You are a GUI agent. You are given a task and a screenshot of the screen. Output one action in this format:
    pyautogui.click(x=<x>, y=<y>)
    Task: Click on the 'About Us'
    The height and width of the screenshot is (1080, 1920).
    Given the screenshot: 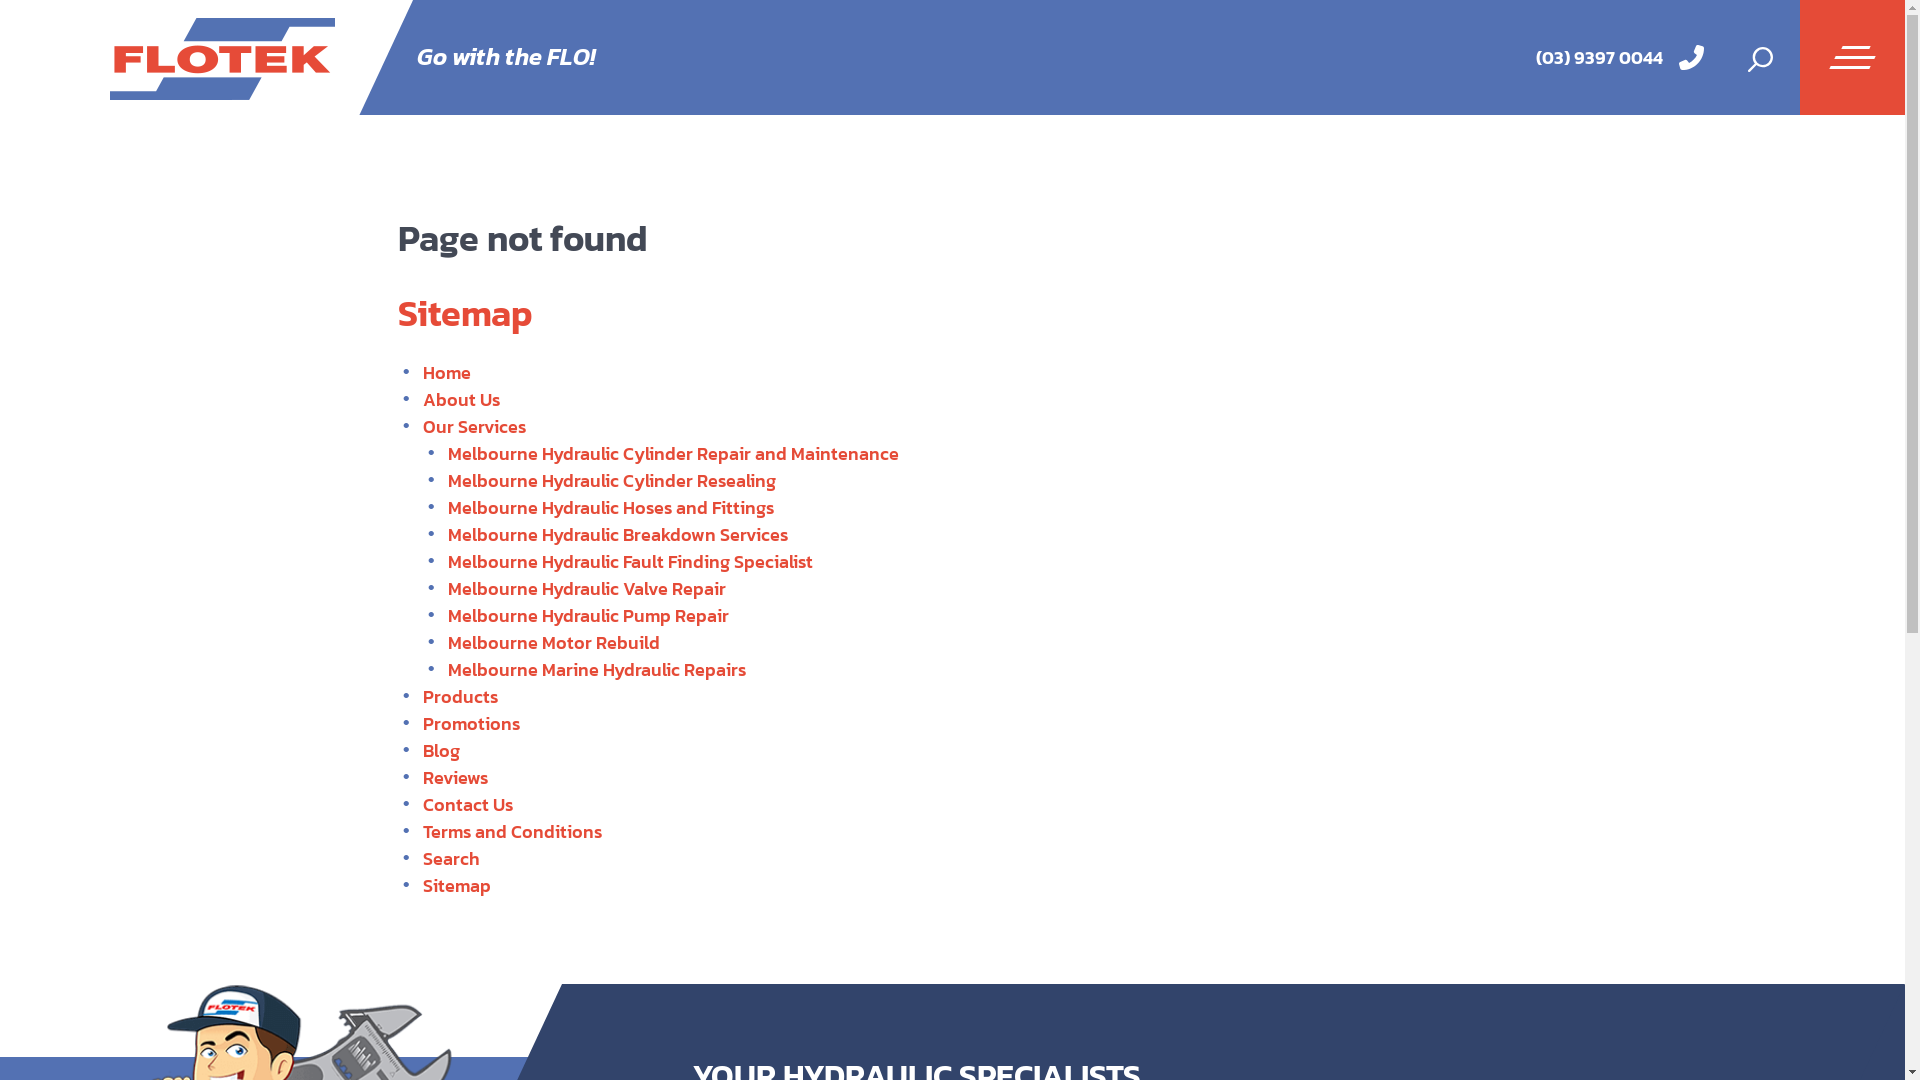 What is the action you would take?
    pyautogui.click(x=459, y=399)
    